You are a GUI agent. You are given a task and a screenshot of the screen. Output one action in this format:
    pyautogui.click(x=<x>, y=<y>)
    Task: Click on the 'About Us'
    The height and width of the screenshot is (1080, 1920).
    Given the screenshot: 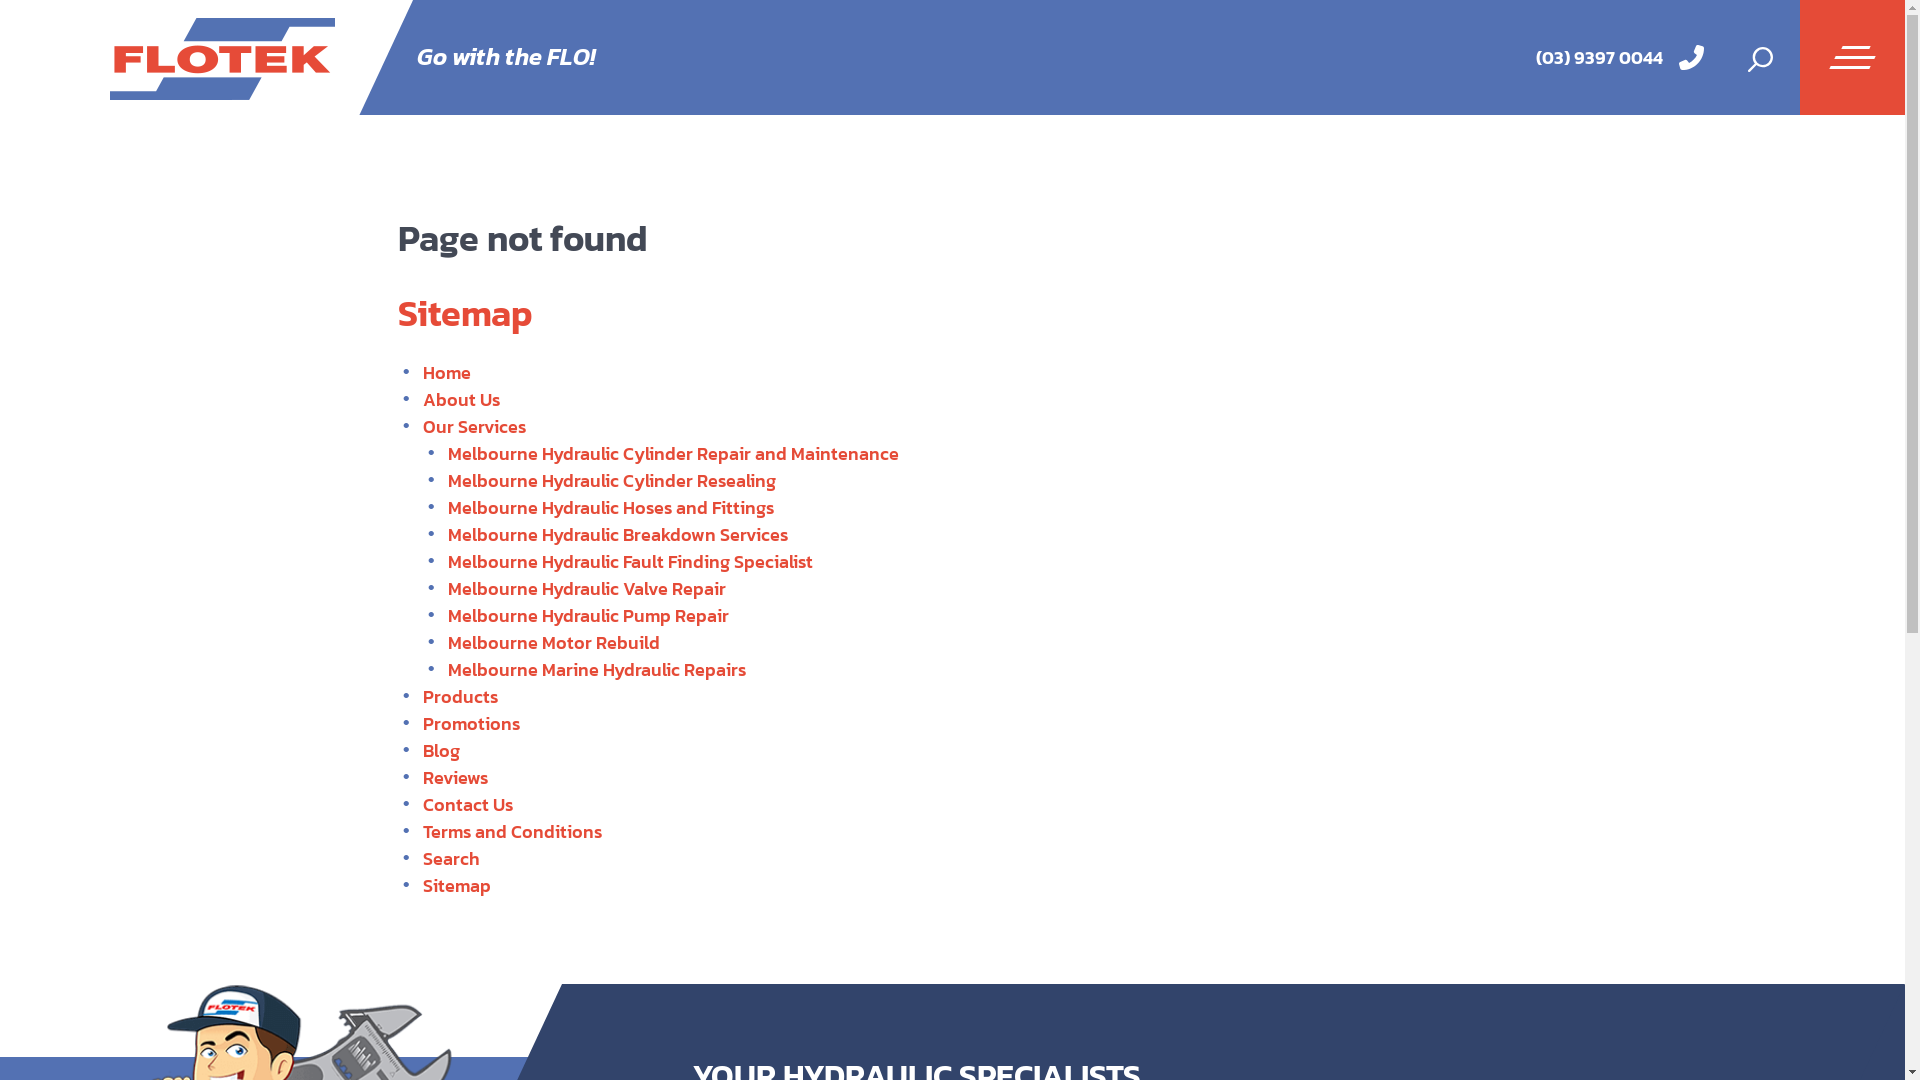 What is the action you would take?
    pyautogui.click(x=459, y=399)
    